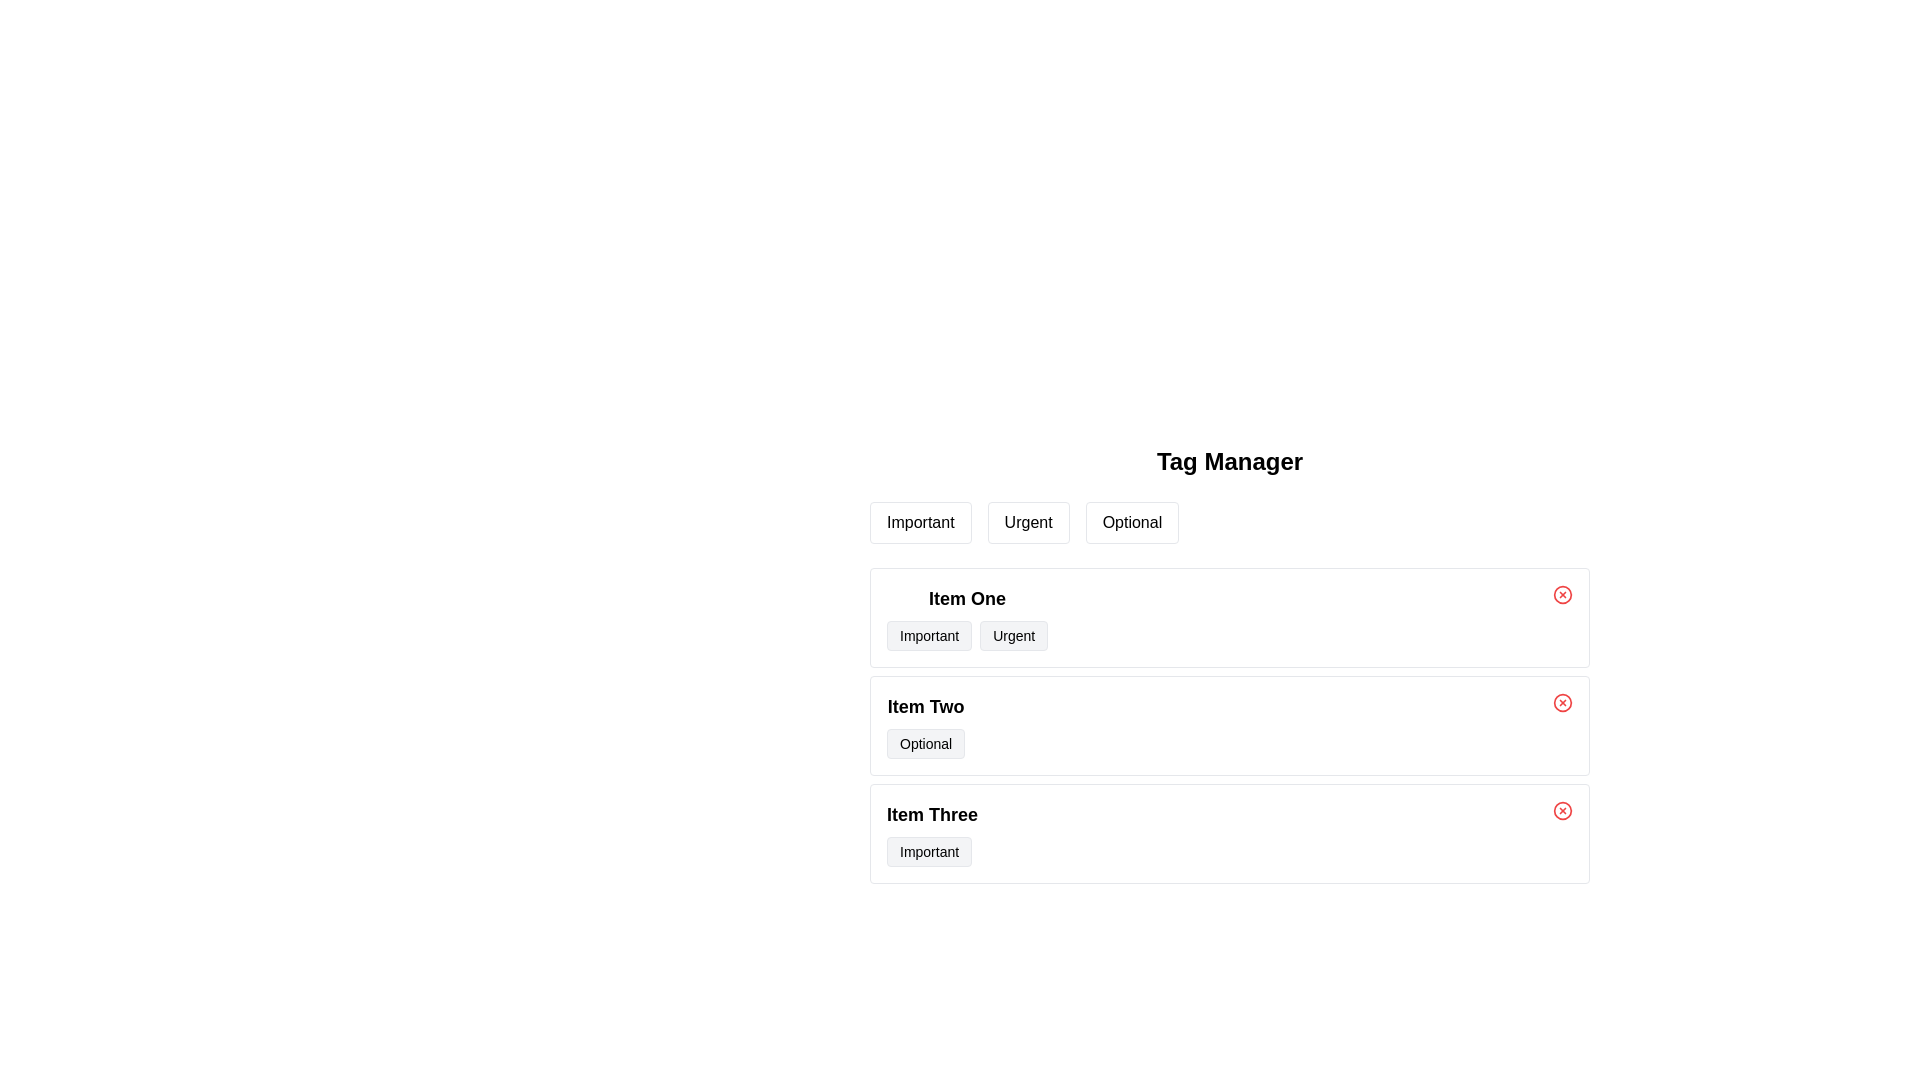 The image size is (1920, 1080). What do you see at coordinates (1562, 810) in the screenshot?
I see `the red circular button with an 'X' symbol located in the bottom-right corner of the 'Item Three' card` at bounding box center [1562, 810].